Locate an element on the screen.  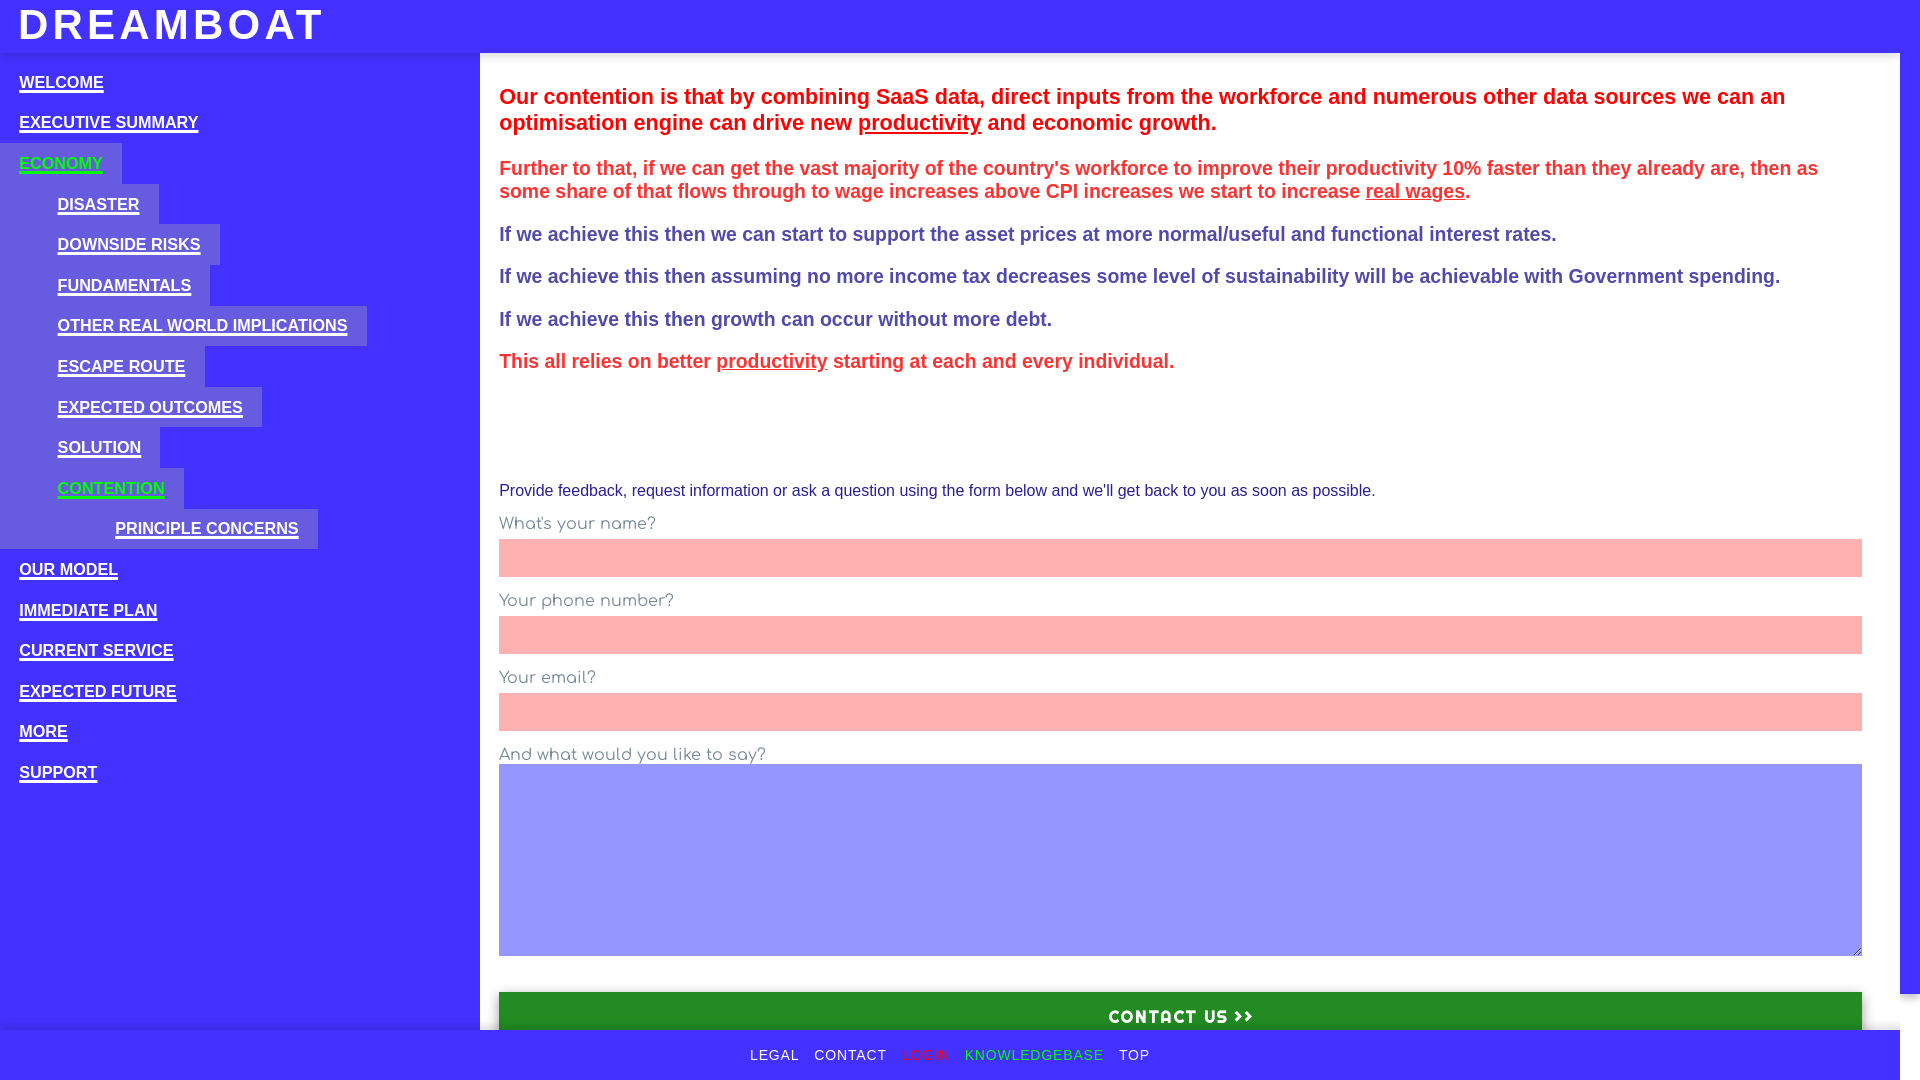
'EXECUTIVE SUMMARY' is located at coordinates (108, 123).